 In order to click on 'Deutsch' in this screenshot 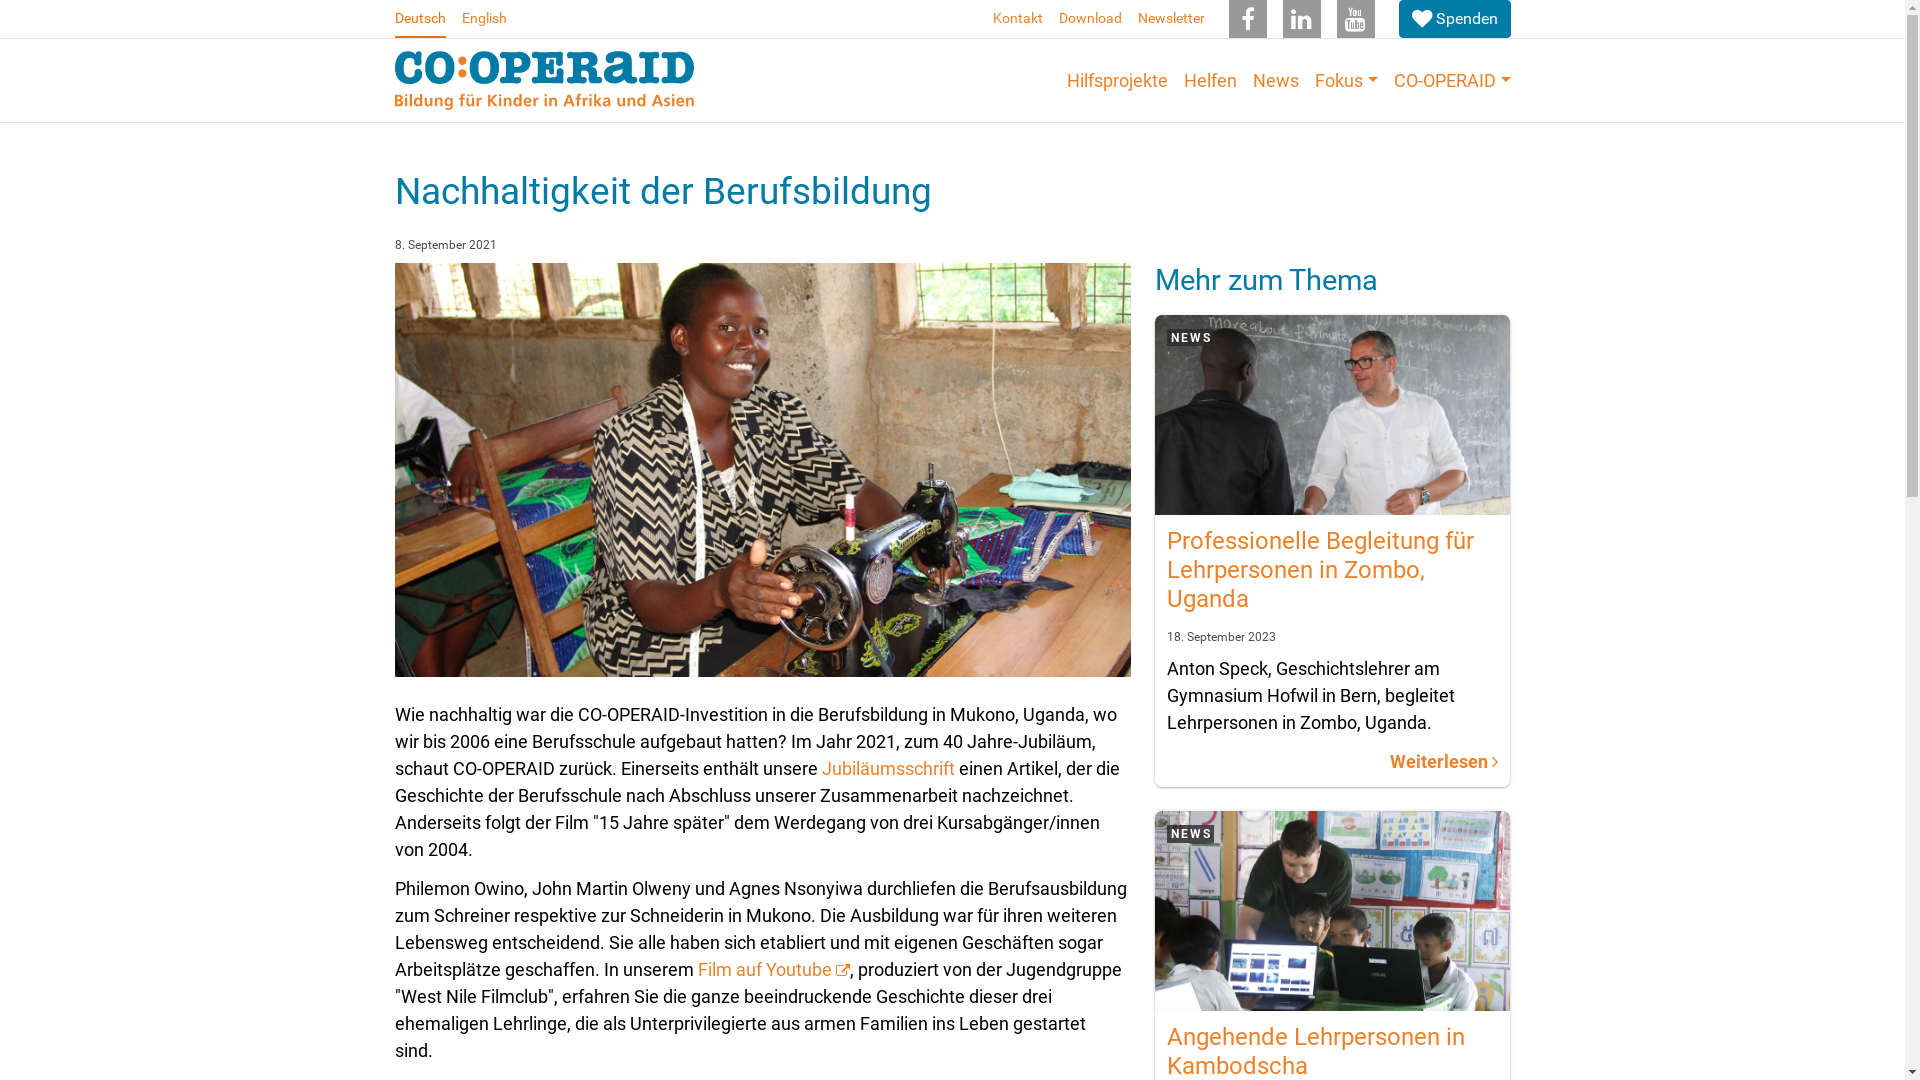, I will do `click(418, 19)`.